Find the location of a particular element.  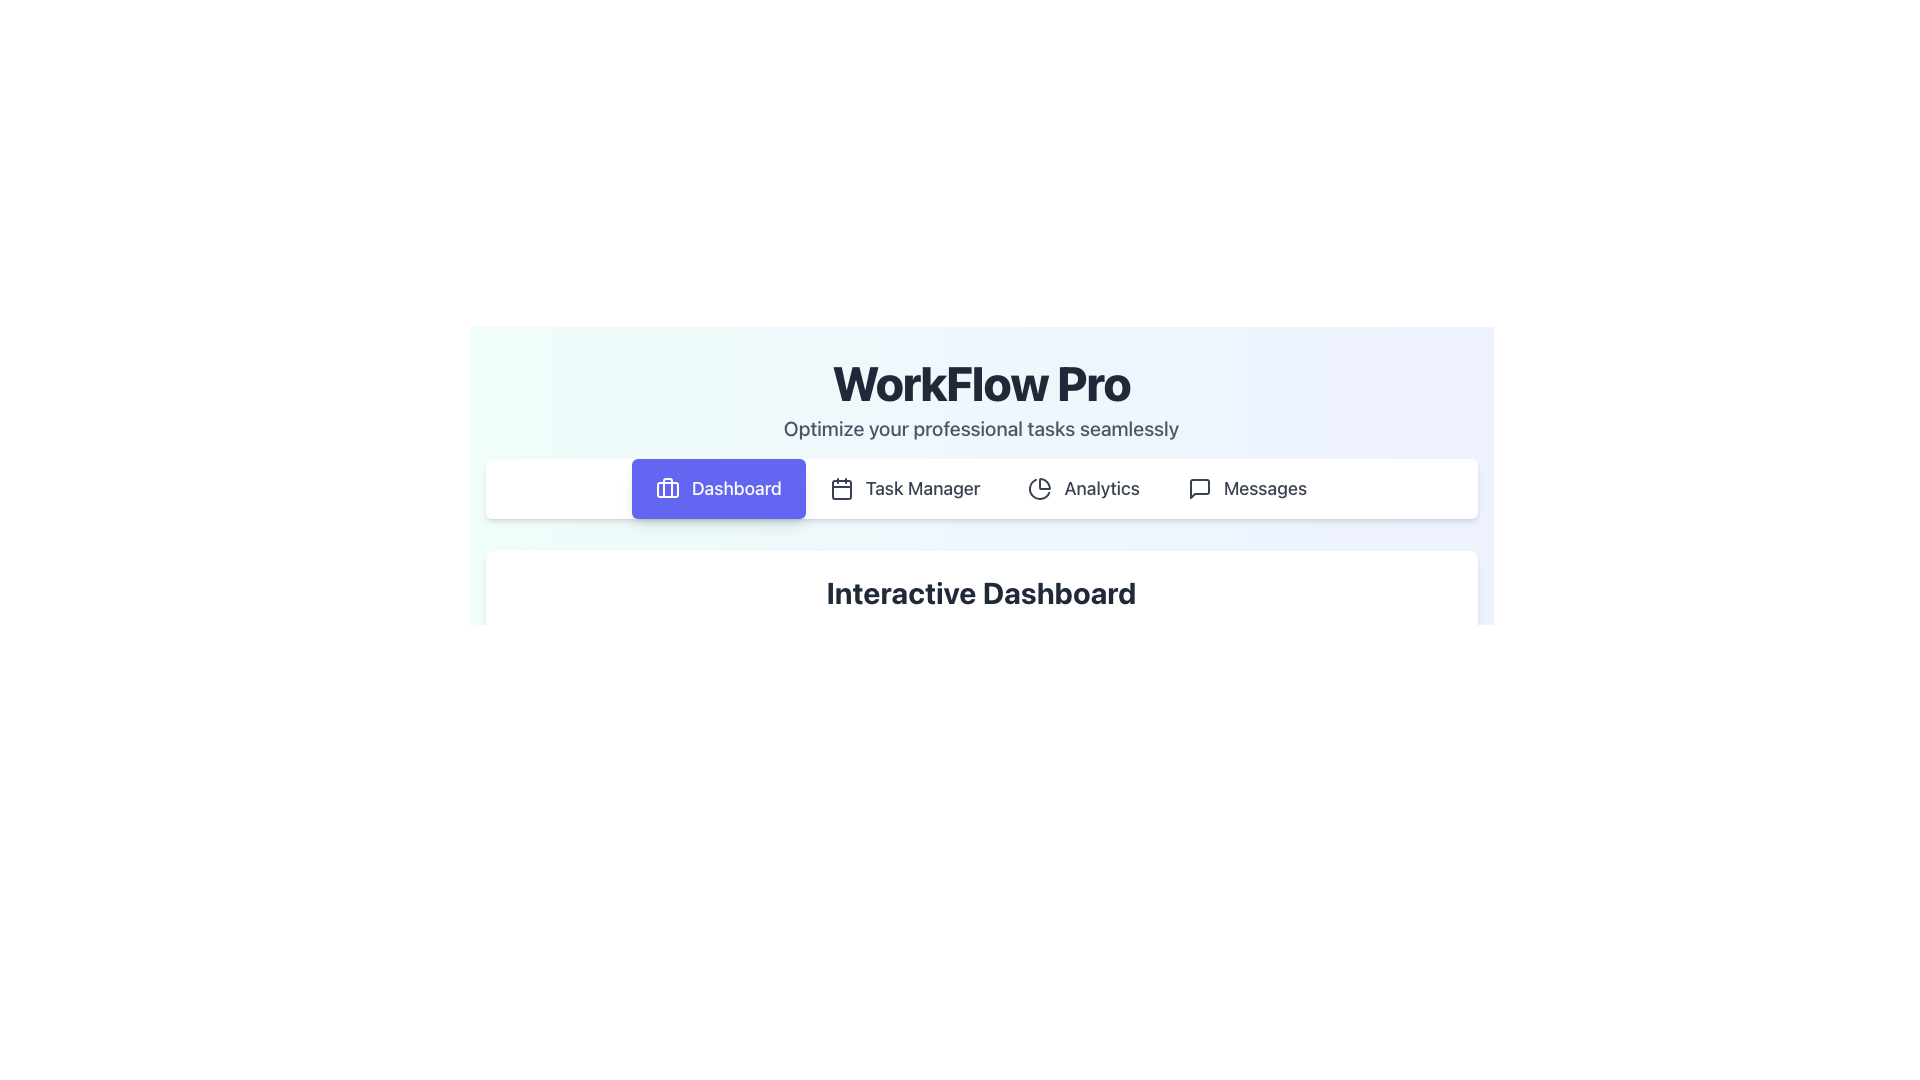

the third button in the horizontal navigation bar, which is located between 'Task Manager' and 'Messages' is located at coordinates (1083, 489).